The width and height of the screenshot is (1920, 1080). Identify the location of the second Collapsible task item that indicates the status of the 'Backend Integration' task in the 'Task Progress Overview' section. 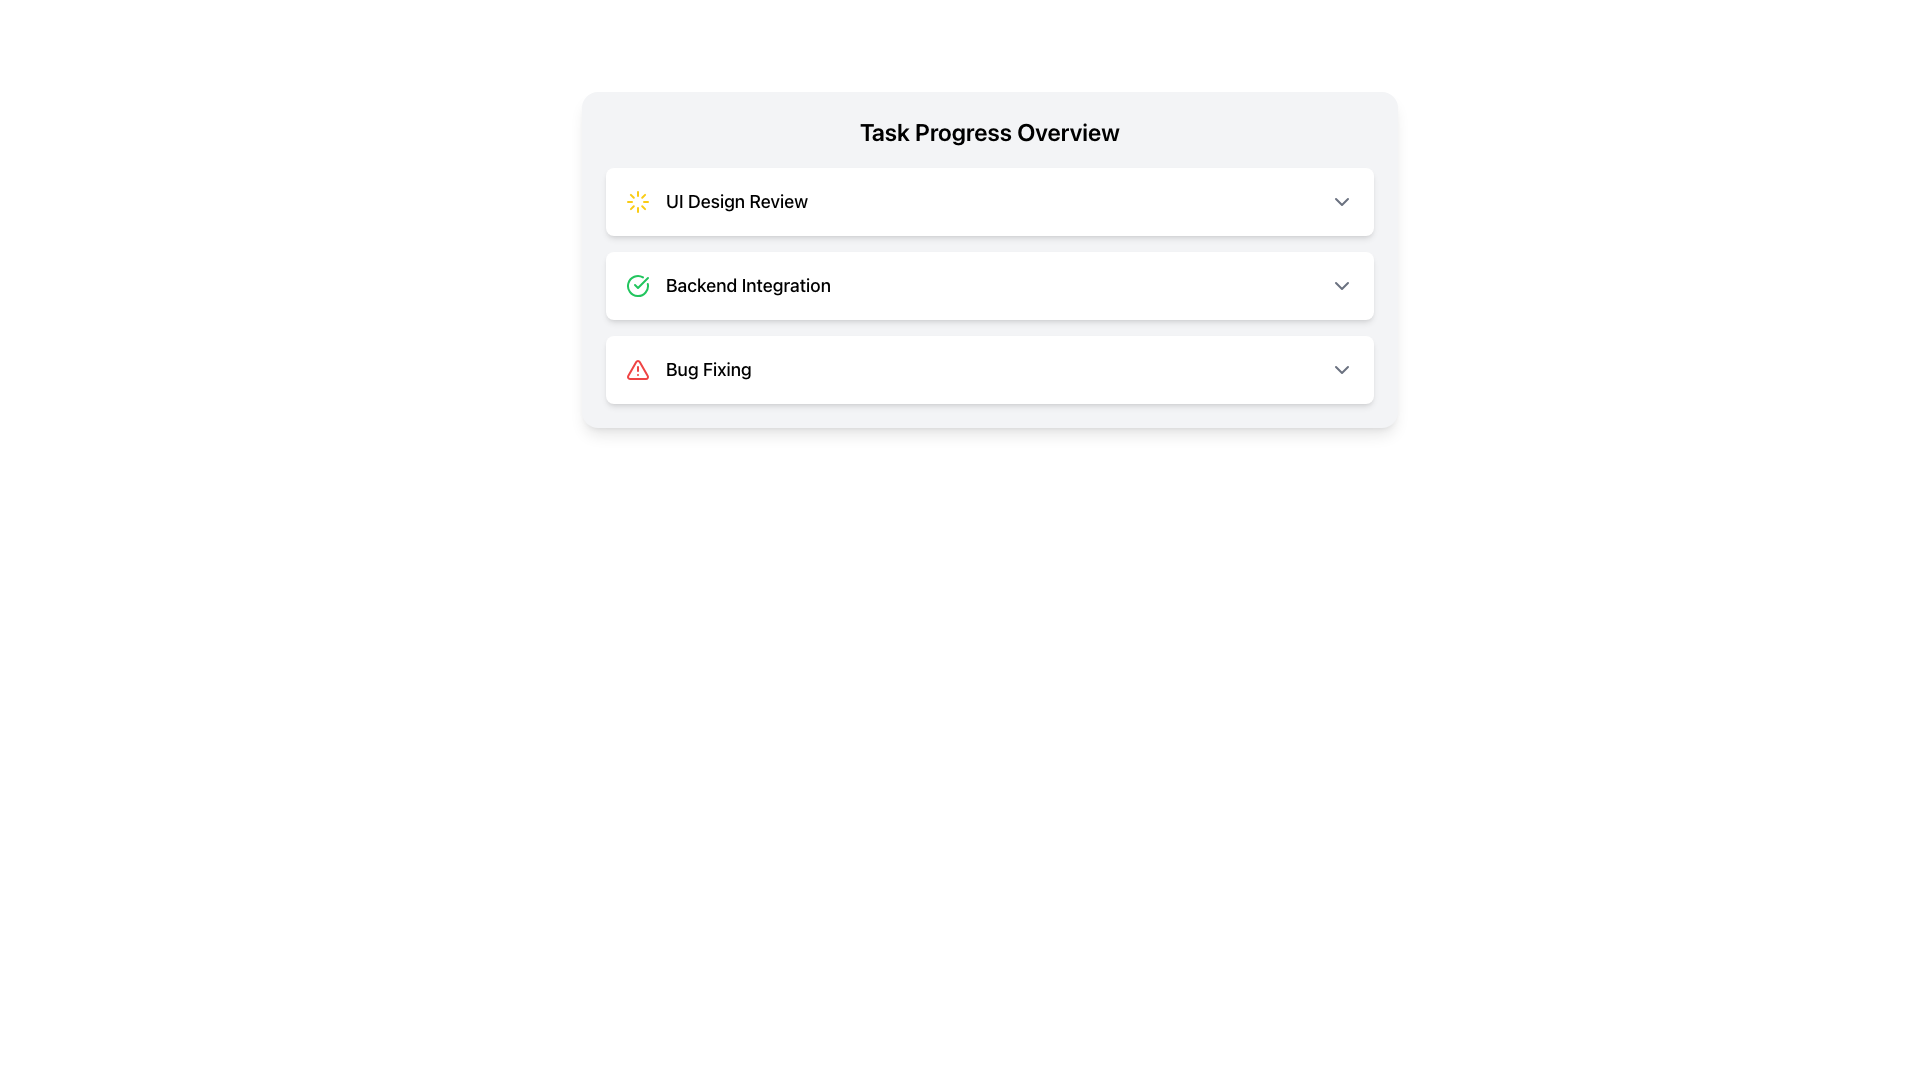
(989, 285).